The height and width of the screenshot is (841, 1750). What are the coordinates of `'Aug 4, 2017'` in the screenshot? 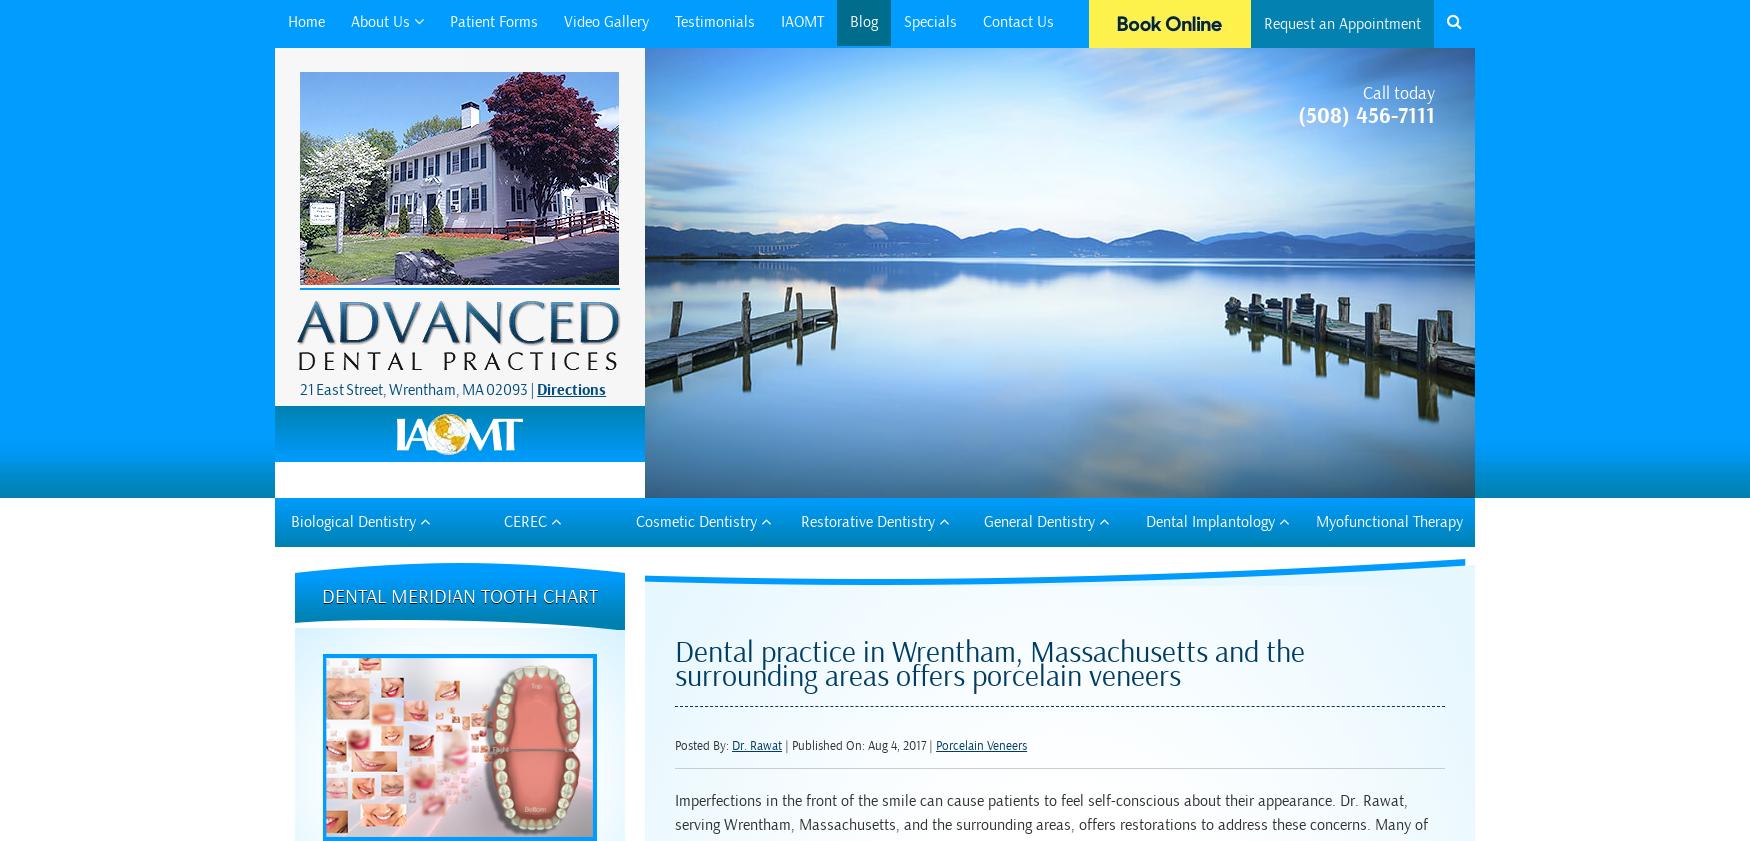 It's located at (896, 745).